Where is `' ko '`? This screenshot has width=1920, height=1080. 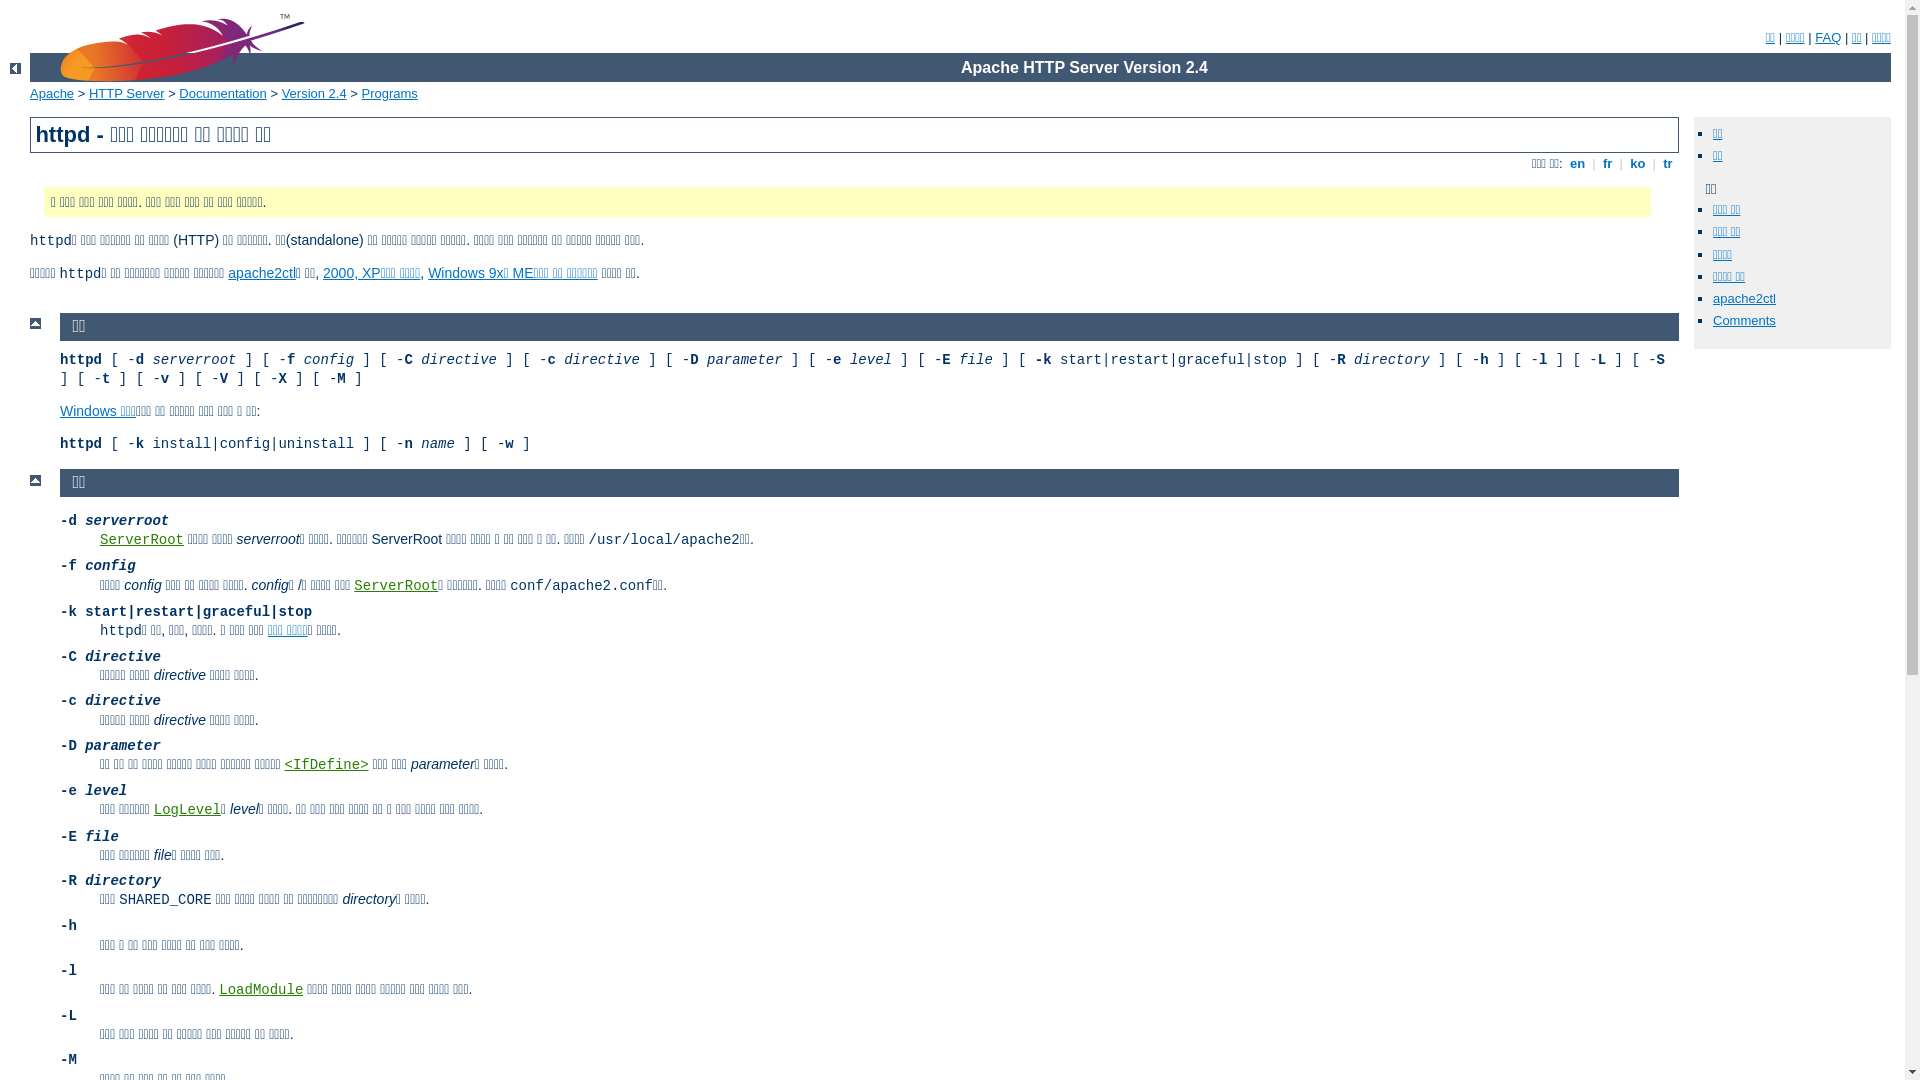 ' ko ' is located at coordinates (1637, 162).